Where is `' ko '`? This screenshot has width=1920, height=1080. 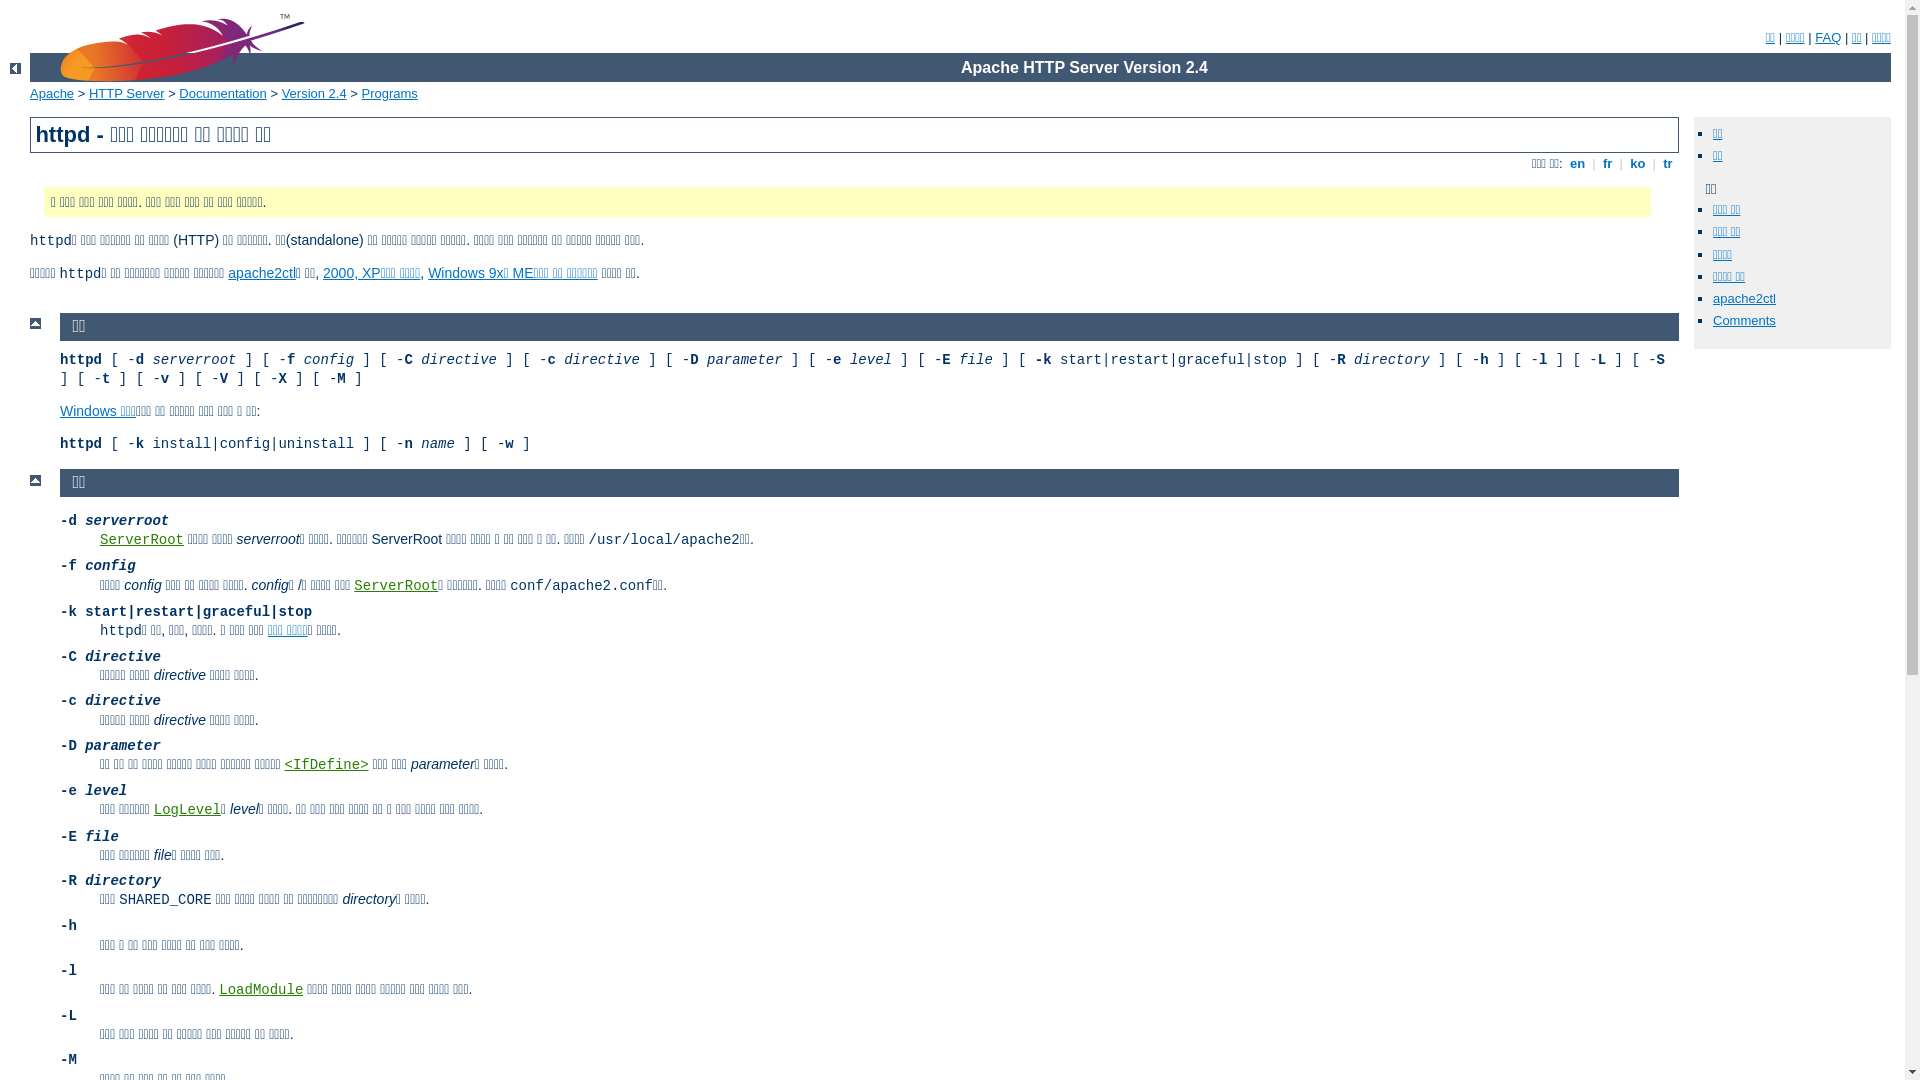 ' ko ' is located at coordinates (1637, 162).